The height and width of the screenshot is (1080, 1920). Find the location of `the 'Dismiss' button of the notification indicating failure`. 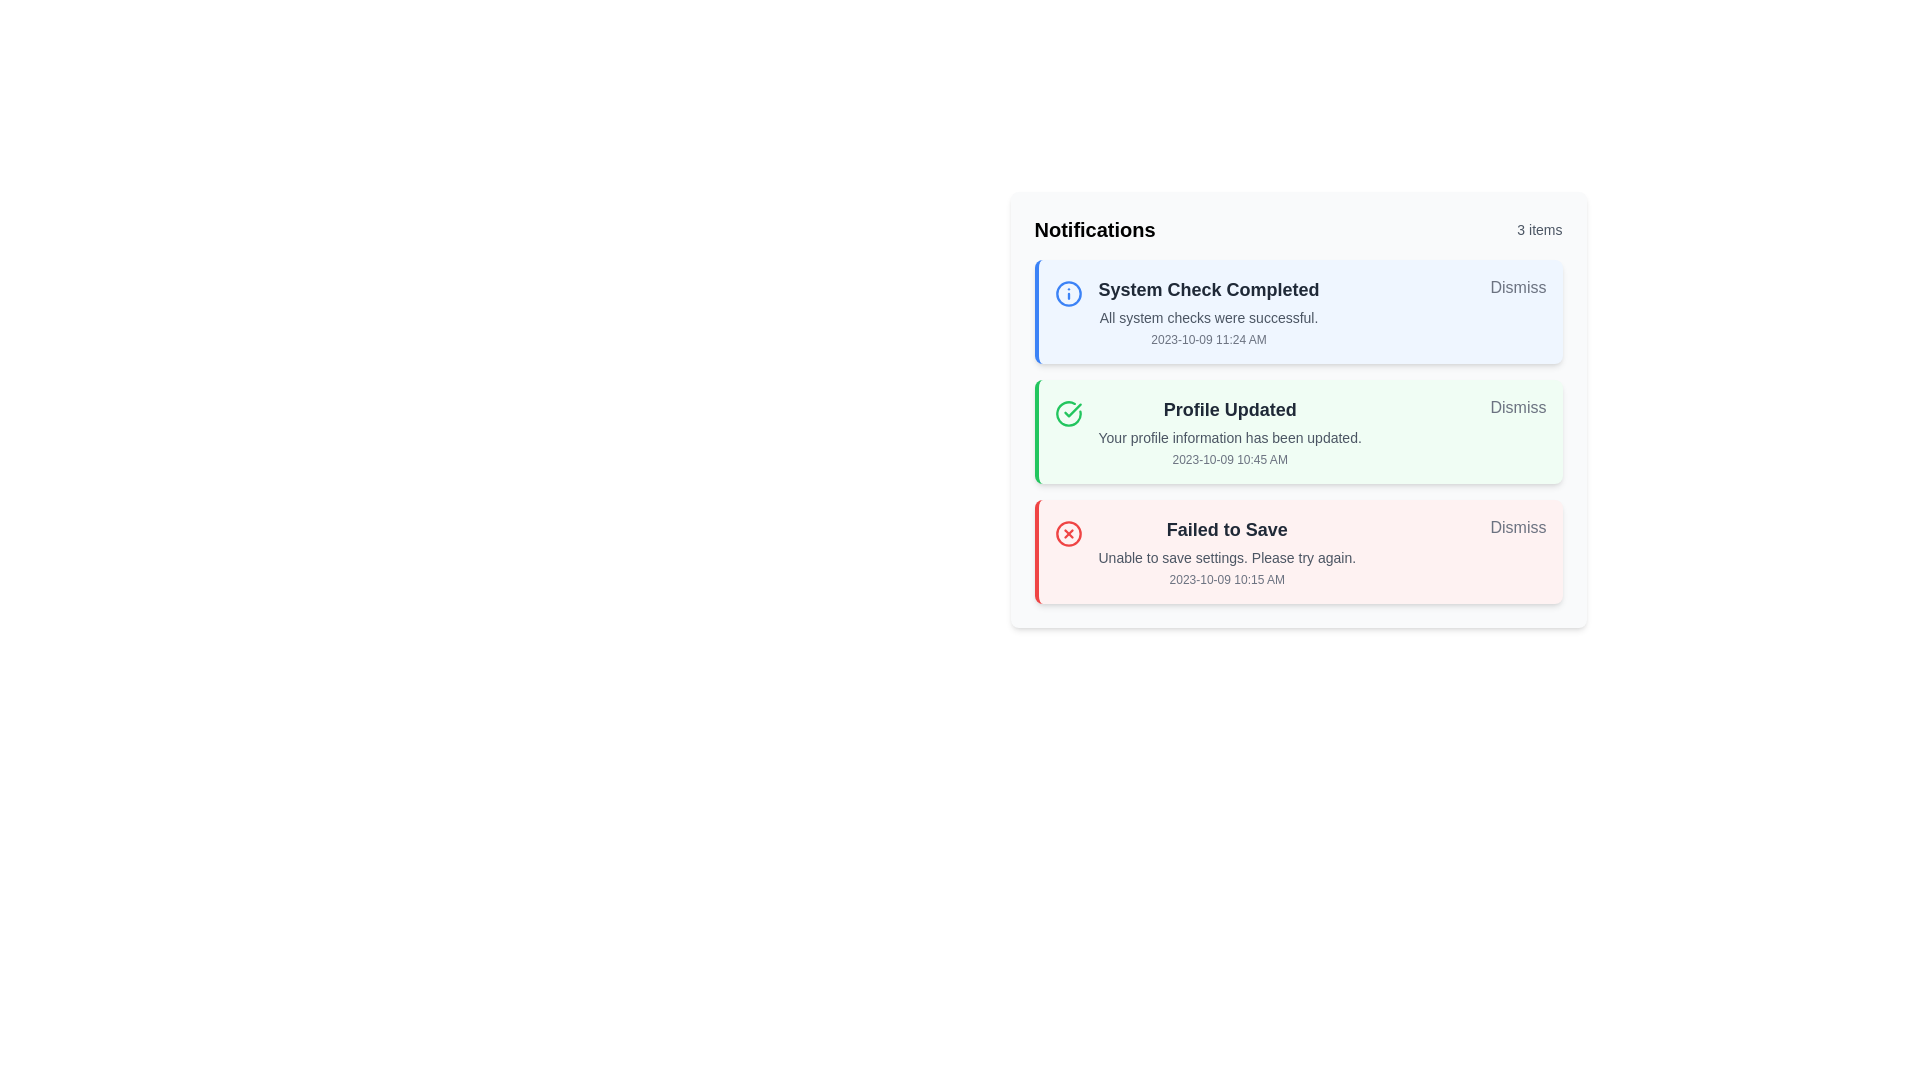

the 'Dismiss' button of the notification indicating failure is located at coordinates (1298, 551).